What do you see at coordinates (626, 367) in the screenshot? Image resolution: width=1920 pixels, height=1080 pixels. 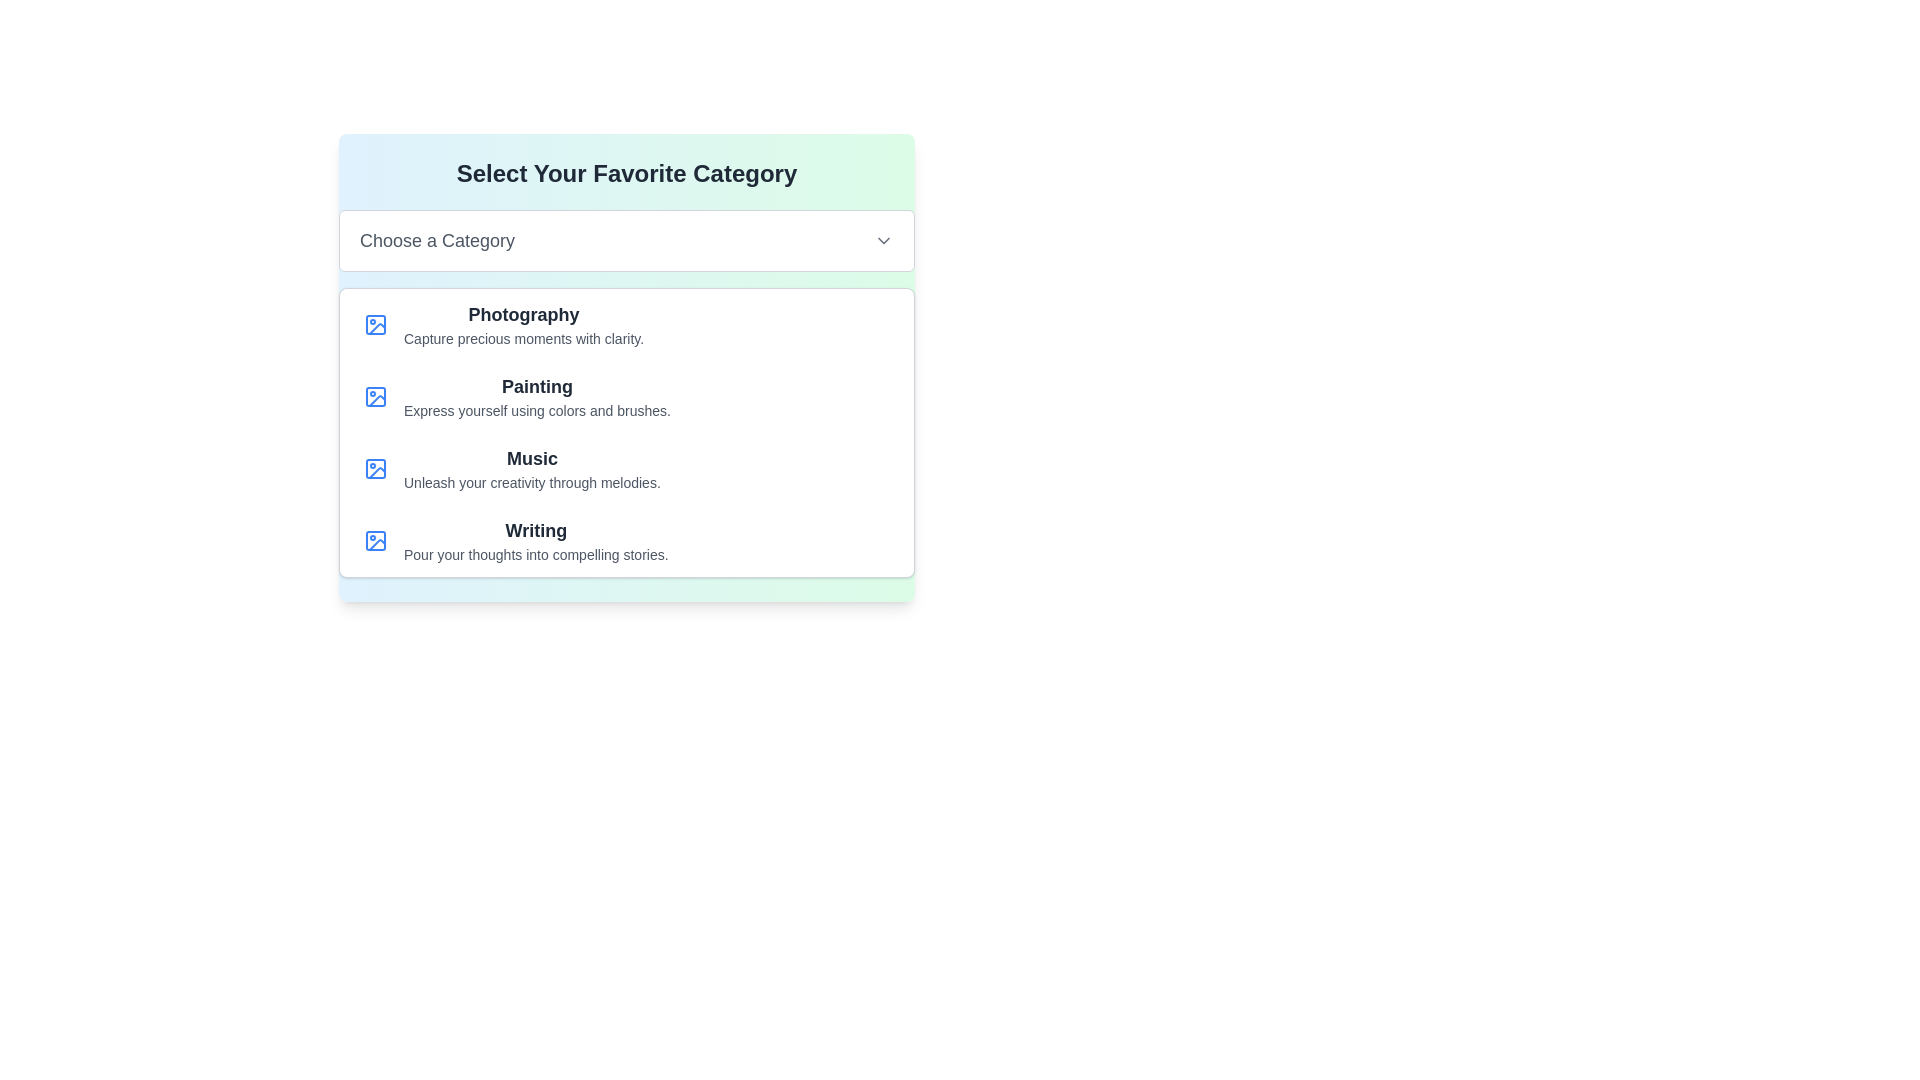 I see `the Interactive category selection panel with a gradient background and bold title 'Select Your Favorite Category'` at bounding box center [626, 367].